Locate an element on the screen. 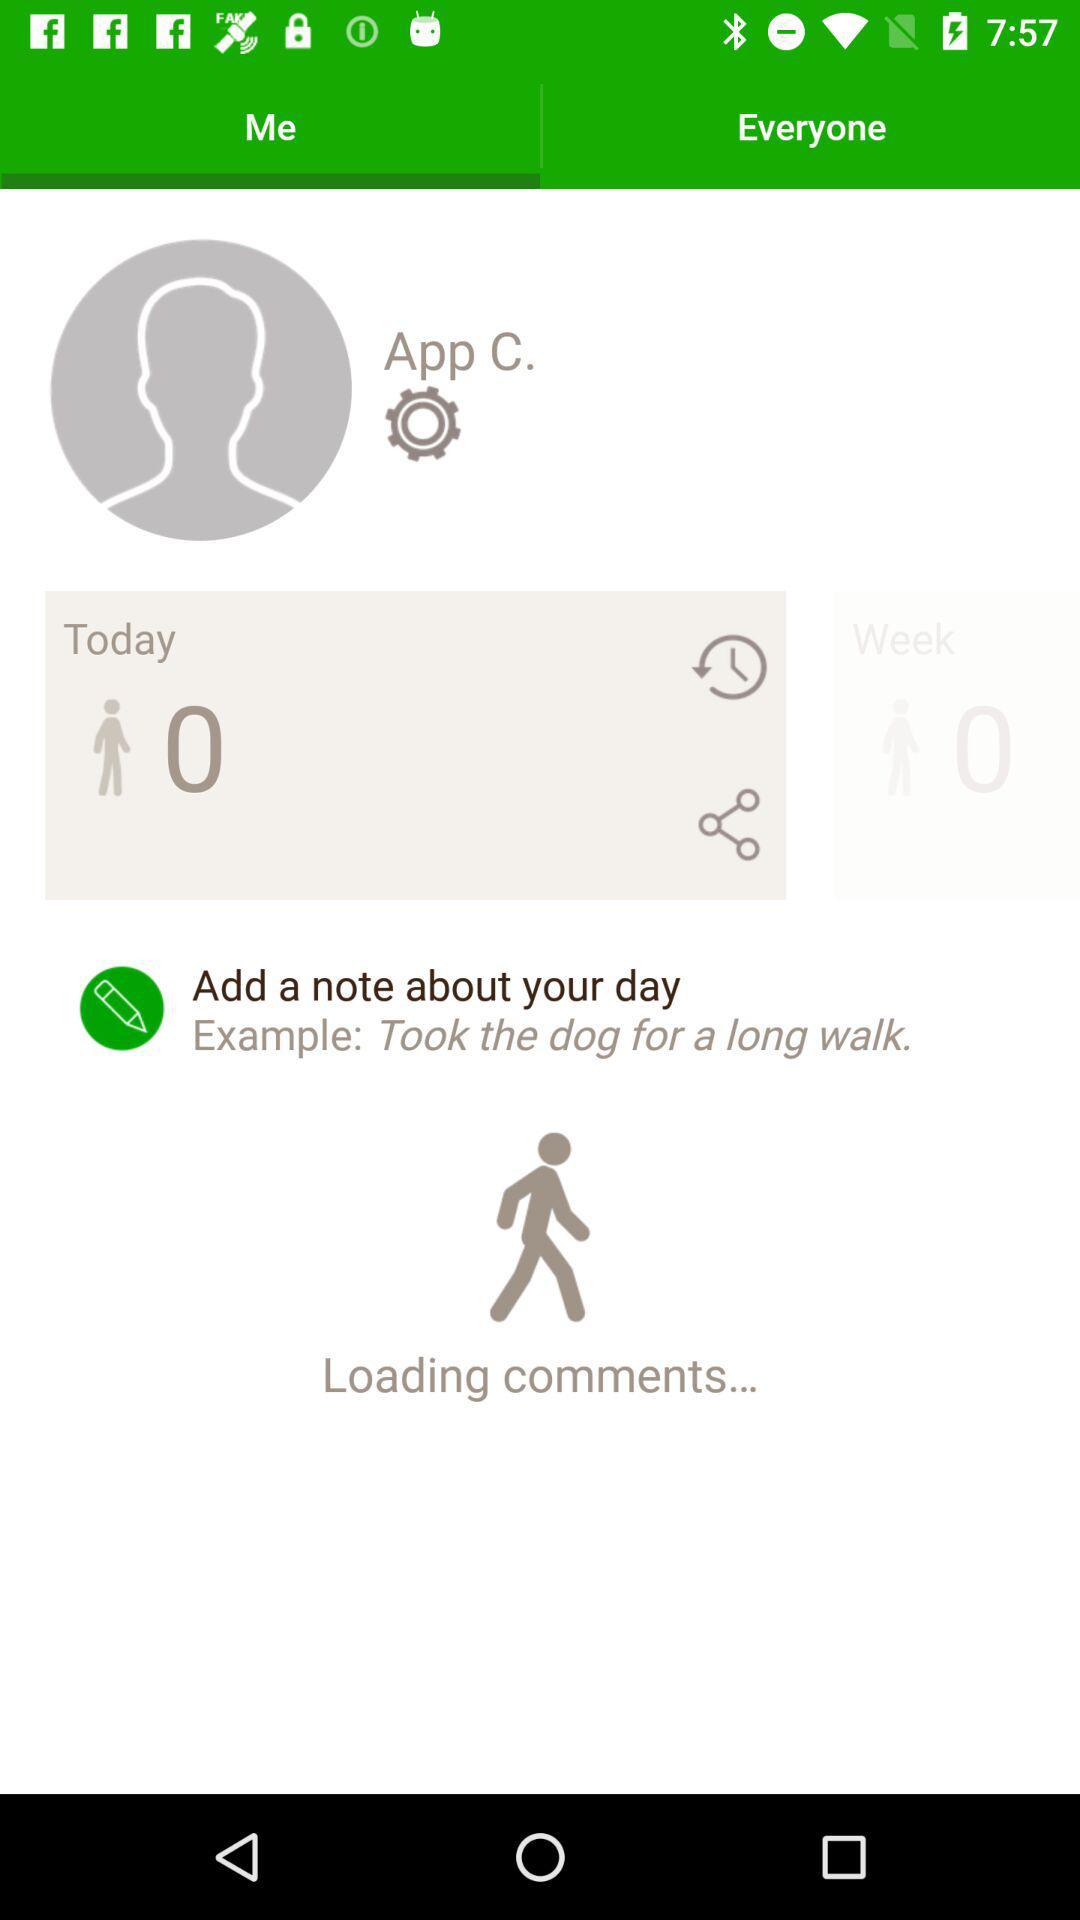  the image under today is located at coordinates (111, 743).